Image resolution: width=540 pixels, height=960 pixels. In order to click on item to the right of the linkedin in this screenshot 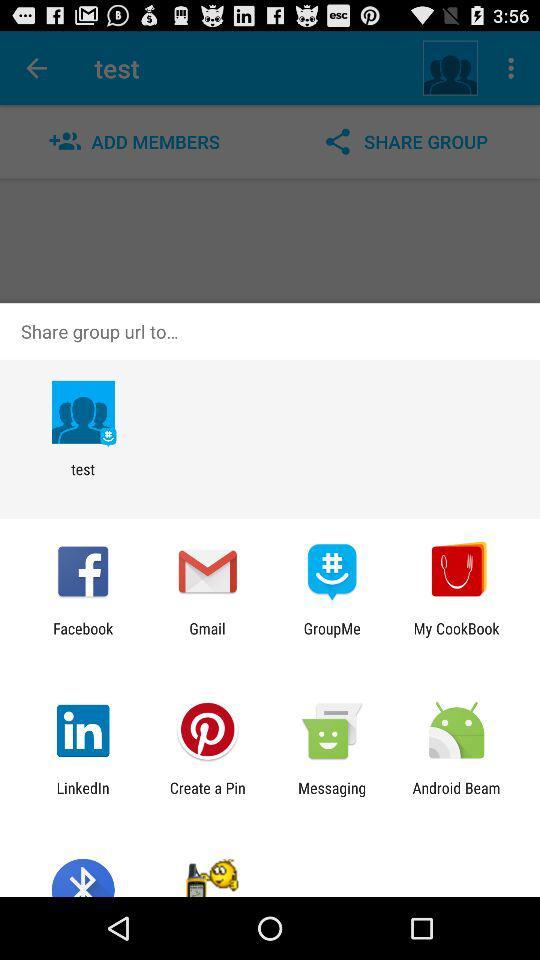, I will do `click(206, 796)`.